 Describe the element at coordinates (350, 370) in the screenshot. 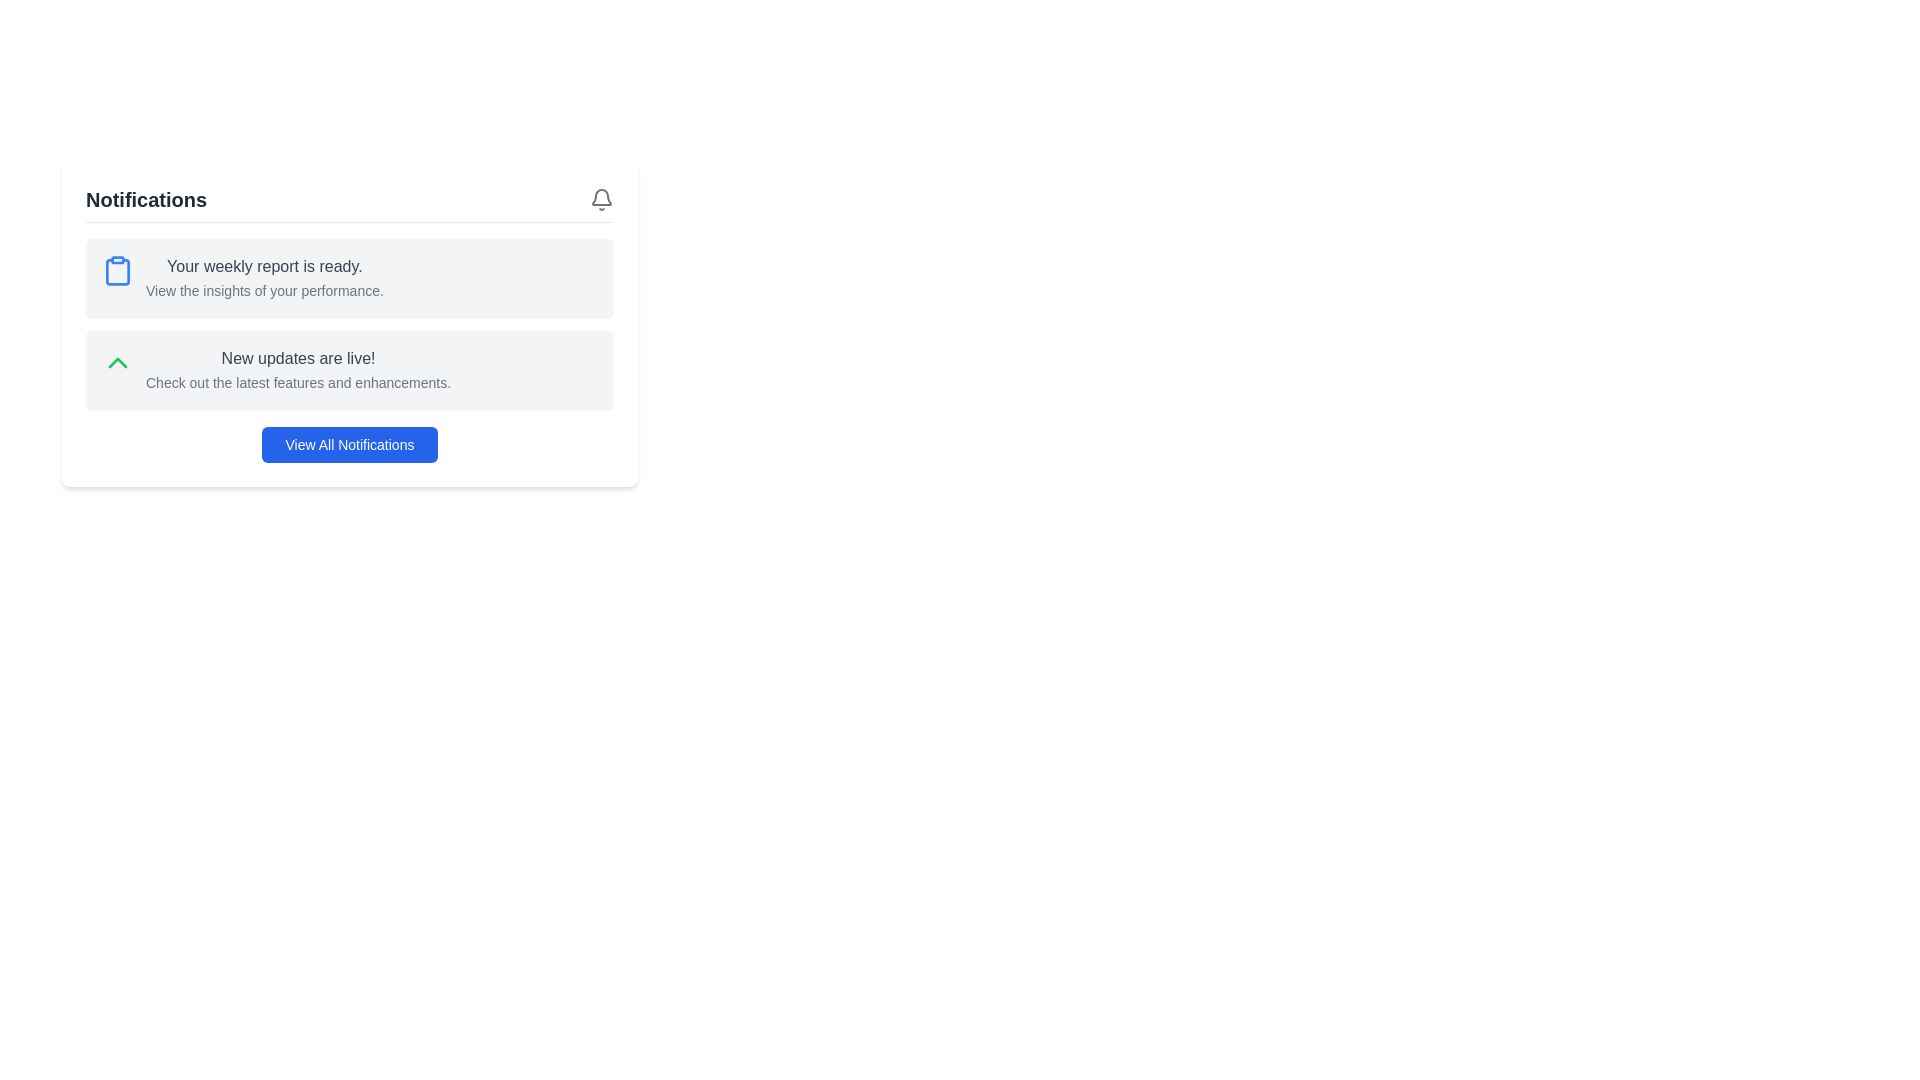

I see `the second notification card in the notification panel` at that location.